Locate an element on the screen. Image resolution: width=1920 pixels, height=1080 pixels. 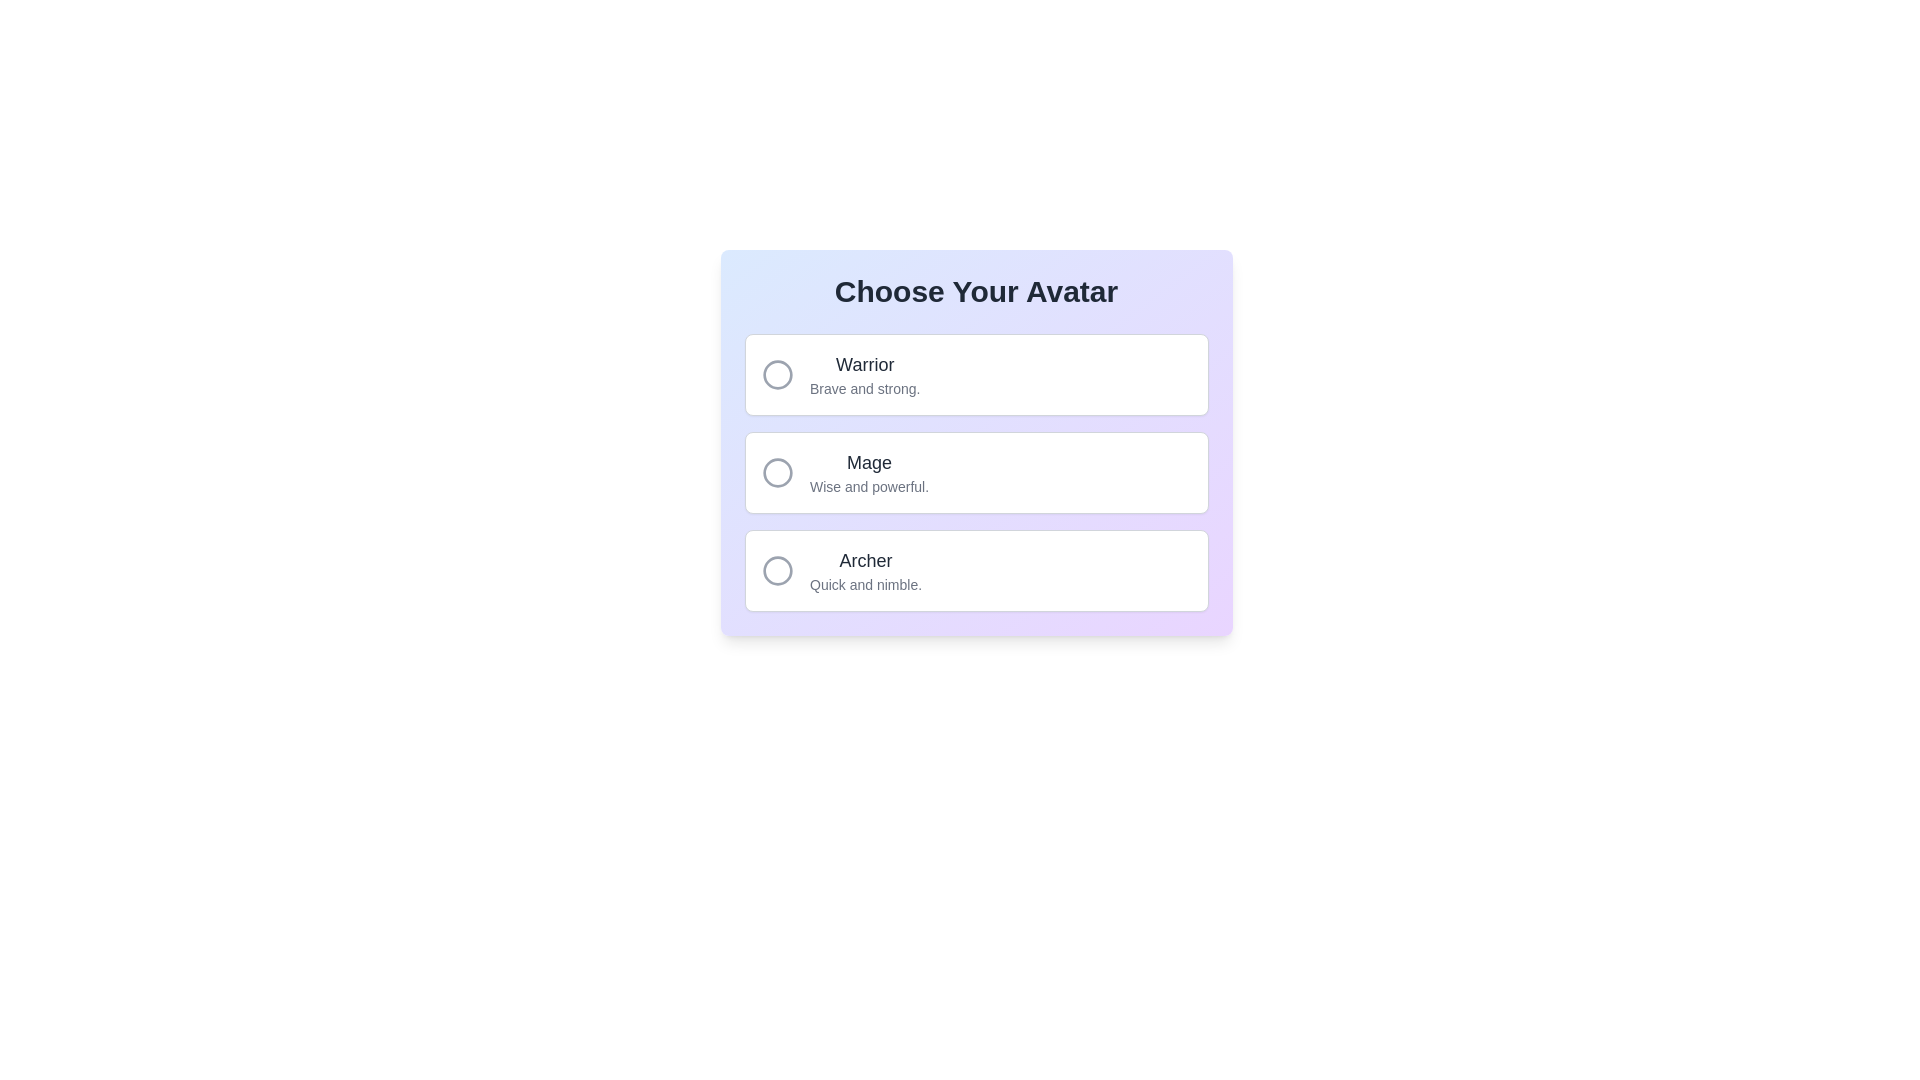
the circular icon with a gray outline located to the left of the 'Warrior' text in the first option of the selection interface is located at coordinates (776, 374).